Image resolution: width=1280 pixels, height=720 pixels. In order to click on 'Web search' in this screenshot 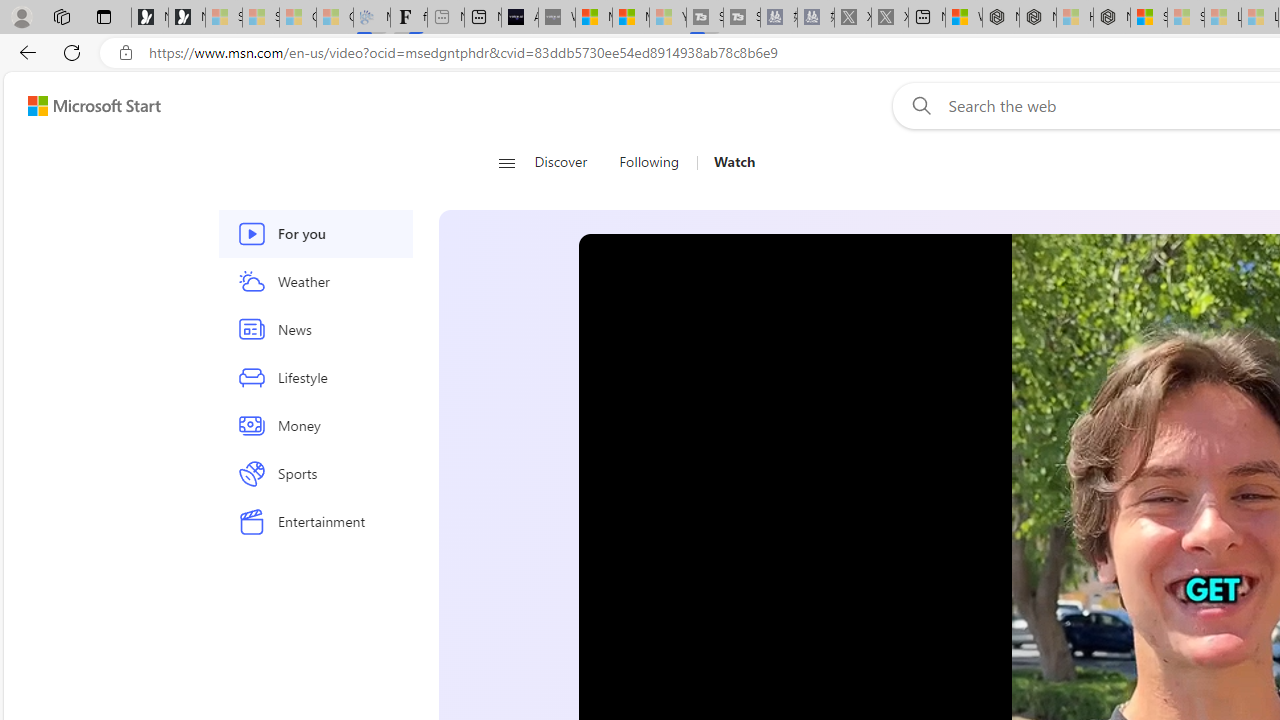, I will do `click(916, 105)`.